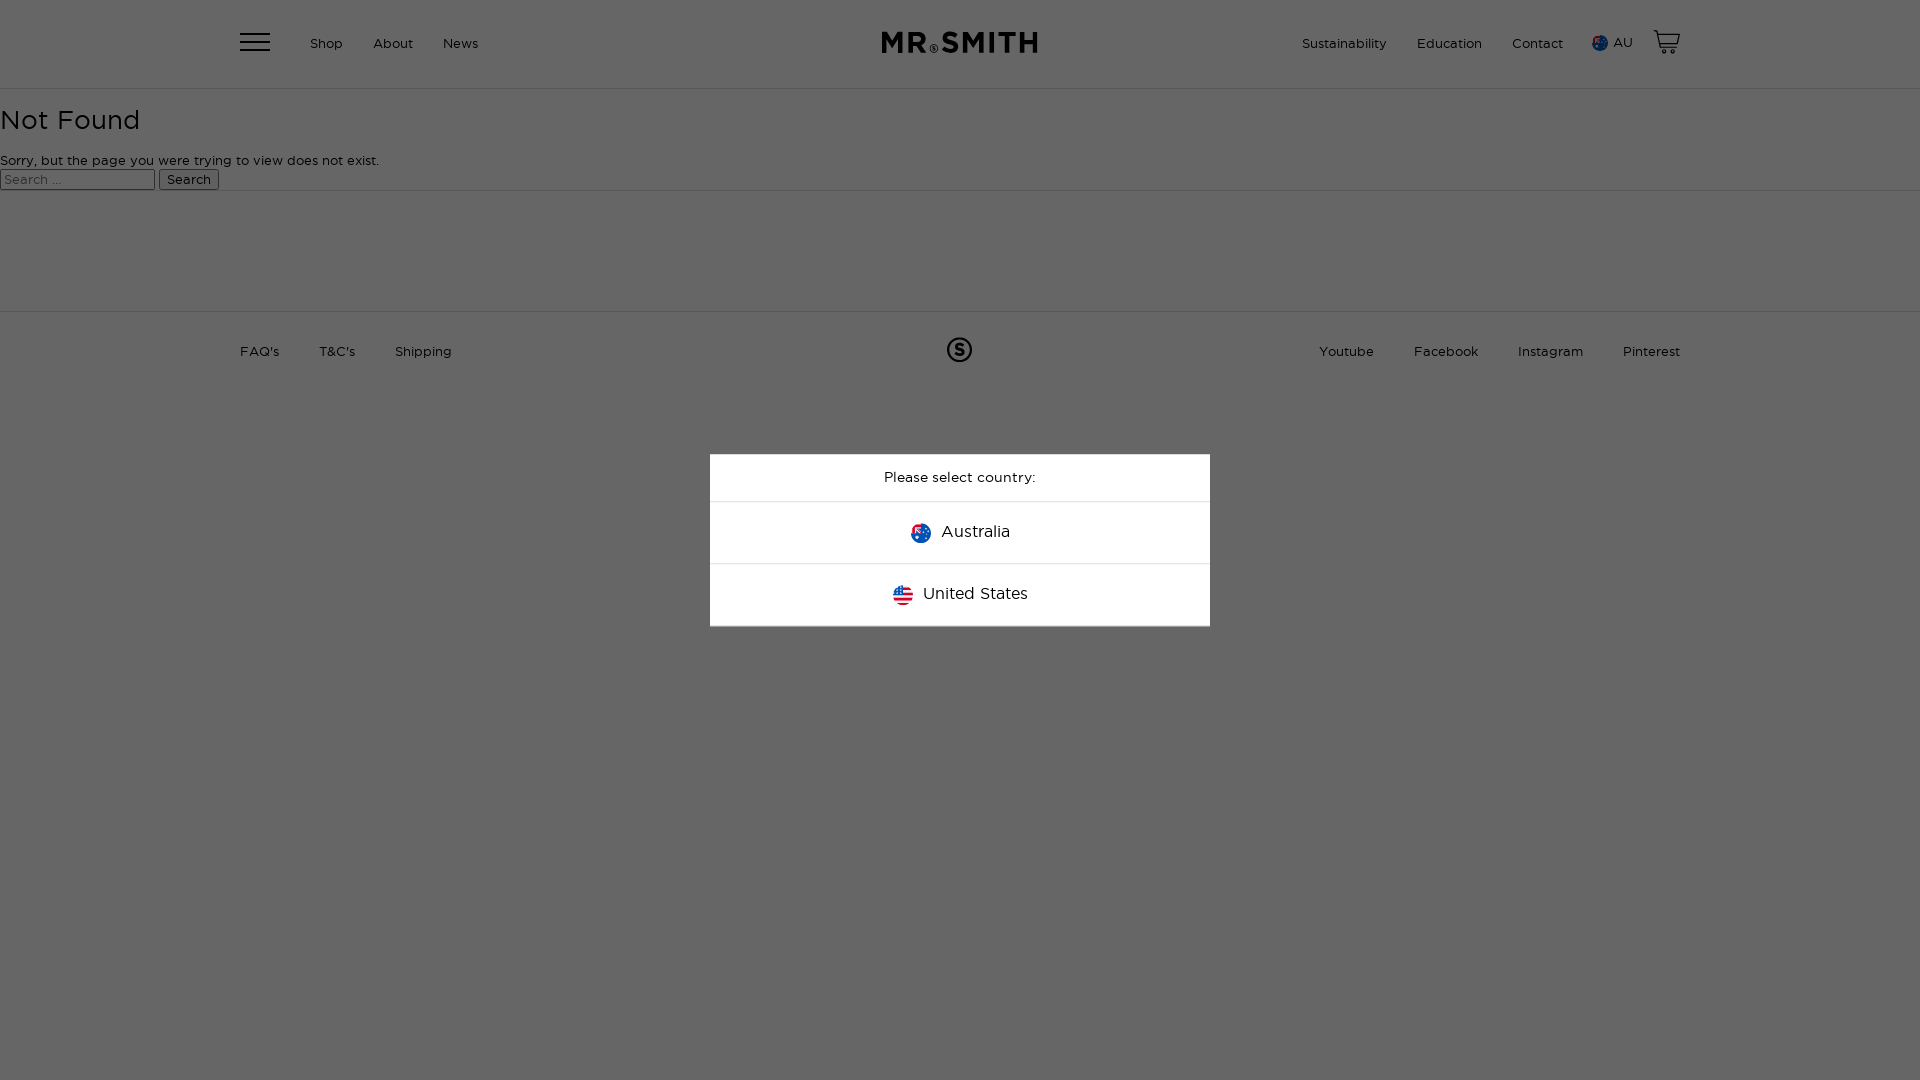 The image size is (1920, 1080). Describe the element at coordinates (188, 178) in the screenshot. I see `'Search'` at that location.